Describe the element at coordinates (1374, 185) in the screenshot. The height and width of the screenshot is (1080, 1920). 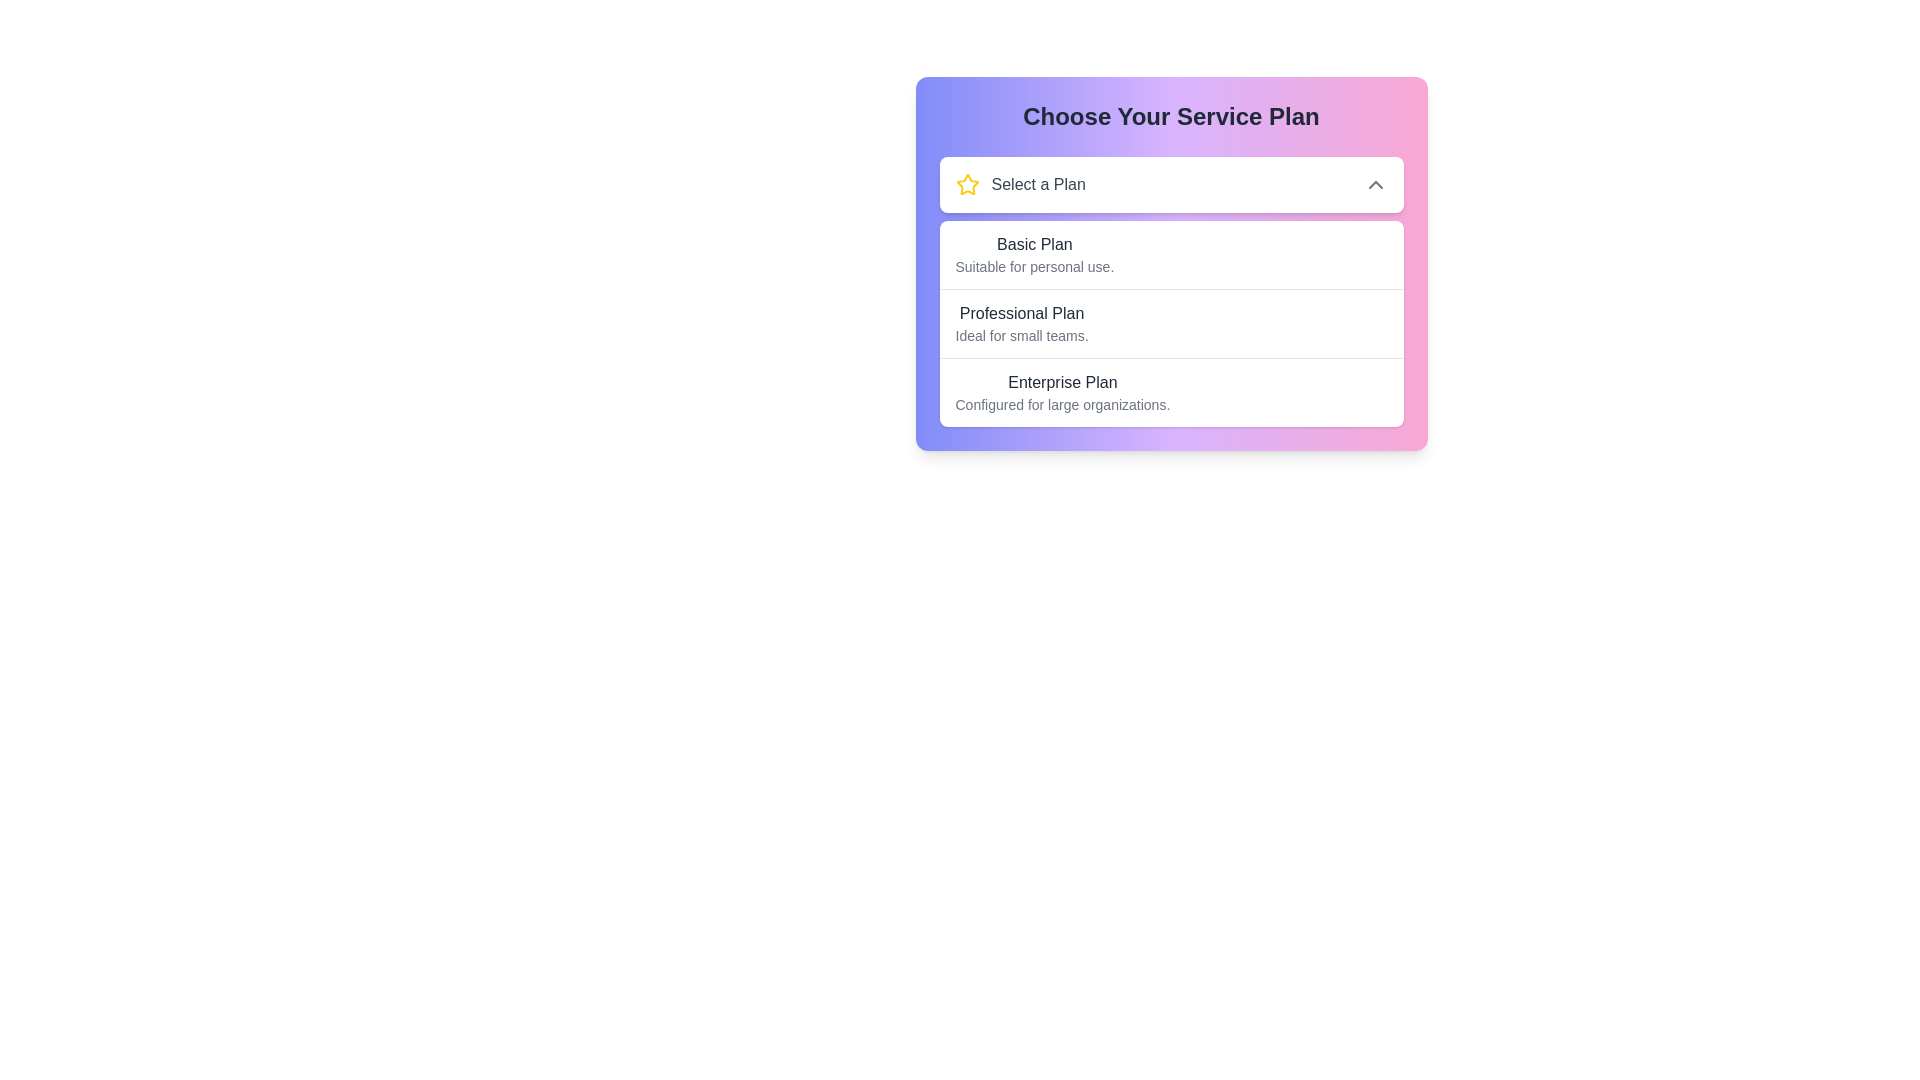
I see `the downward-pointing chevron icon located at the far right of the 'Select a Plan' header area` at that location.